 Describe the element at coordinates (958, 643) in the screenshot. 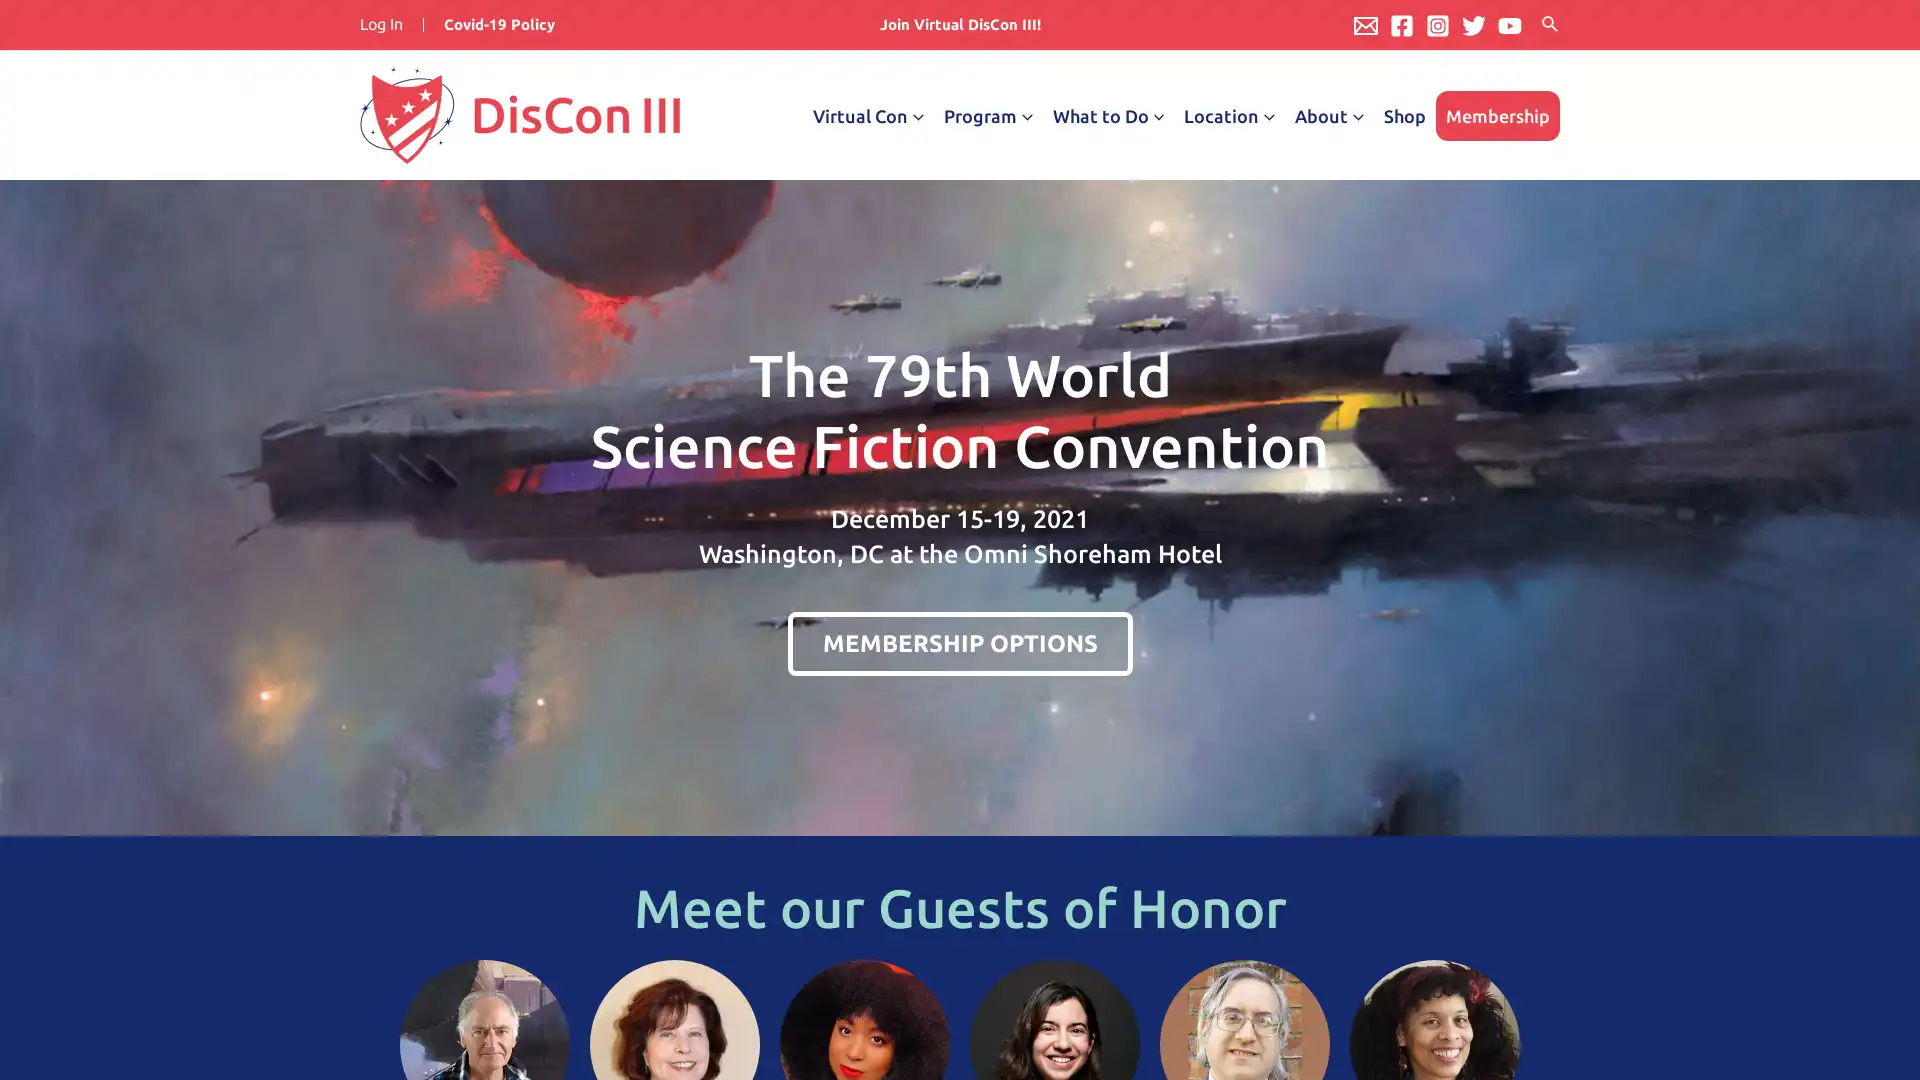

I see `MEMBERSHIP OPTIONS` at that location.